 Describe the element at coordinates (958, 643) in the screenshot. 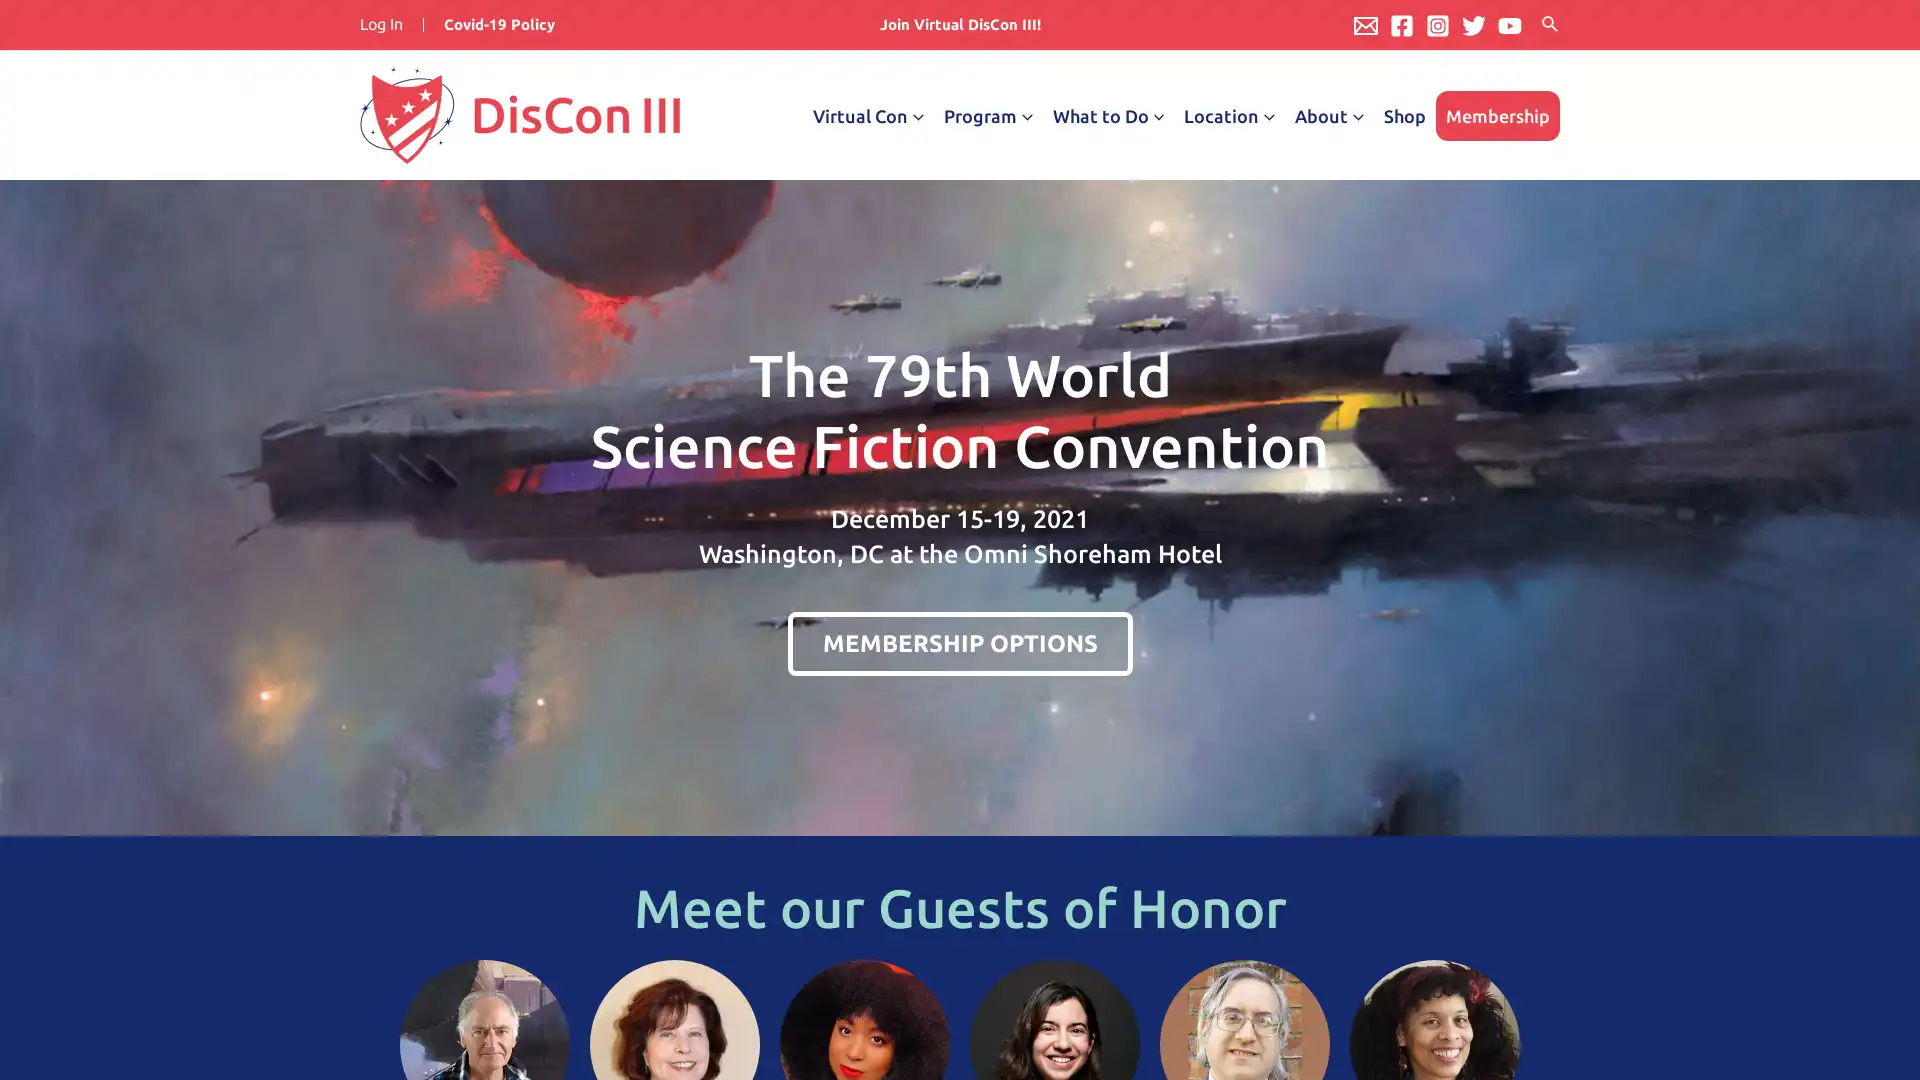

I see `MEMBERSHIP OPTIONS` at that location.